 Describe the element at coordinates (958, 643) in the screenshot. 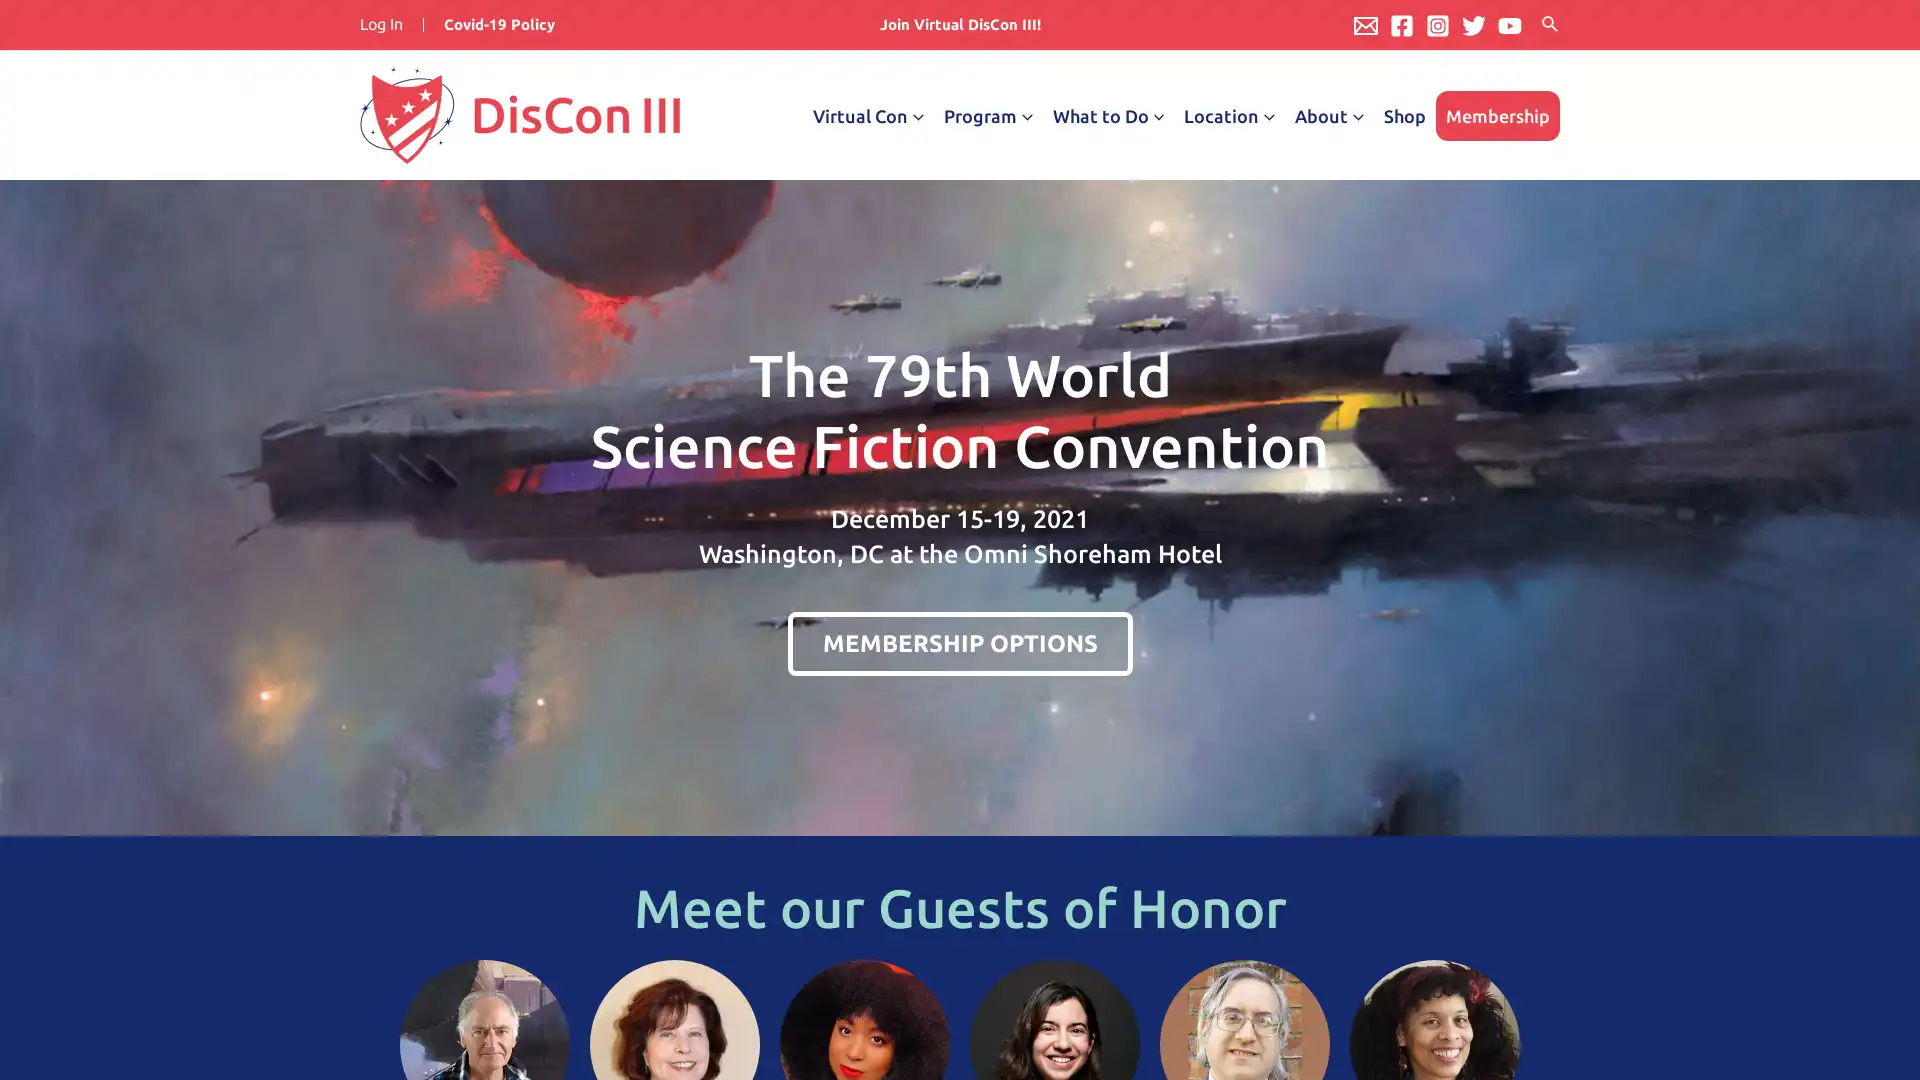

I see `MEMBERSHIP OPTIONS` at that location.